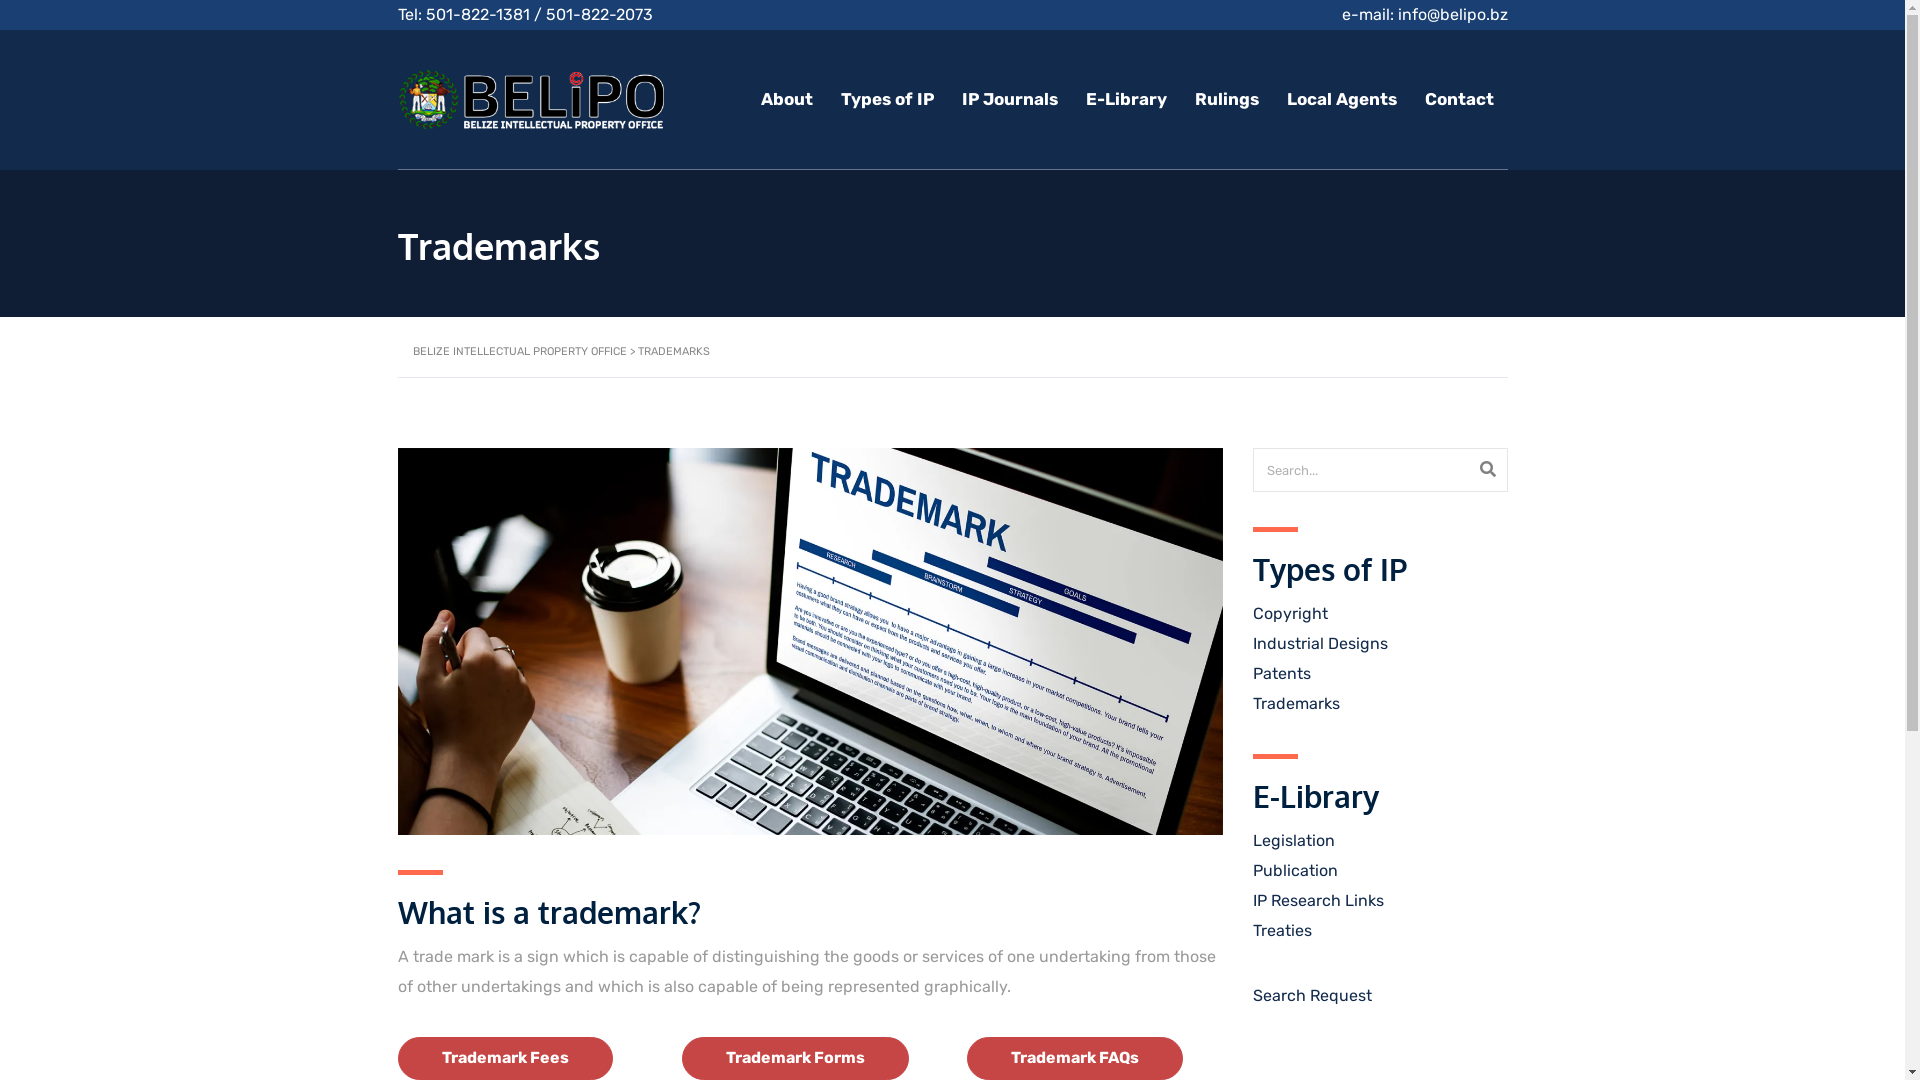  I want to click on 'Publication', so click(1294, 869).